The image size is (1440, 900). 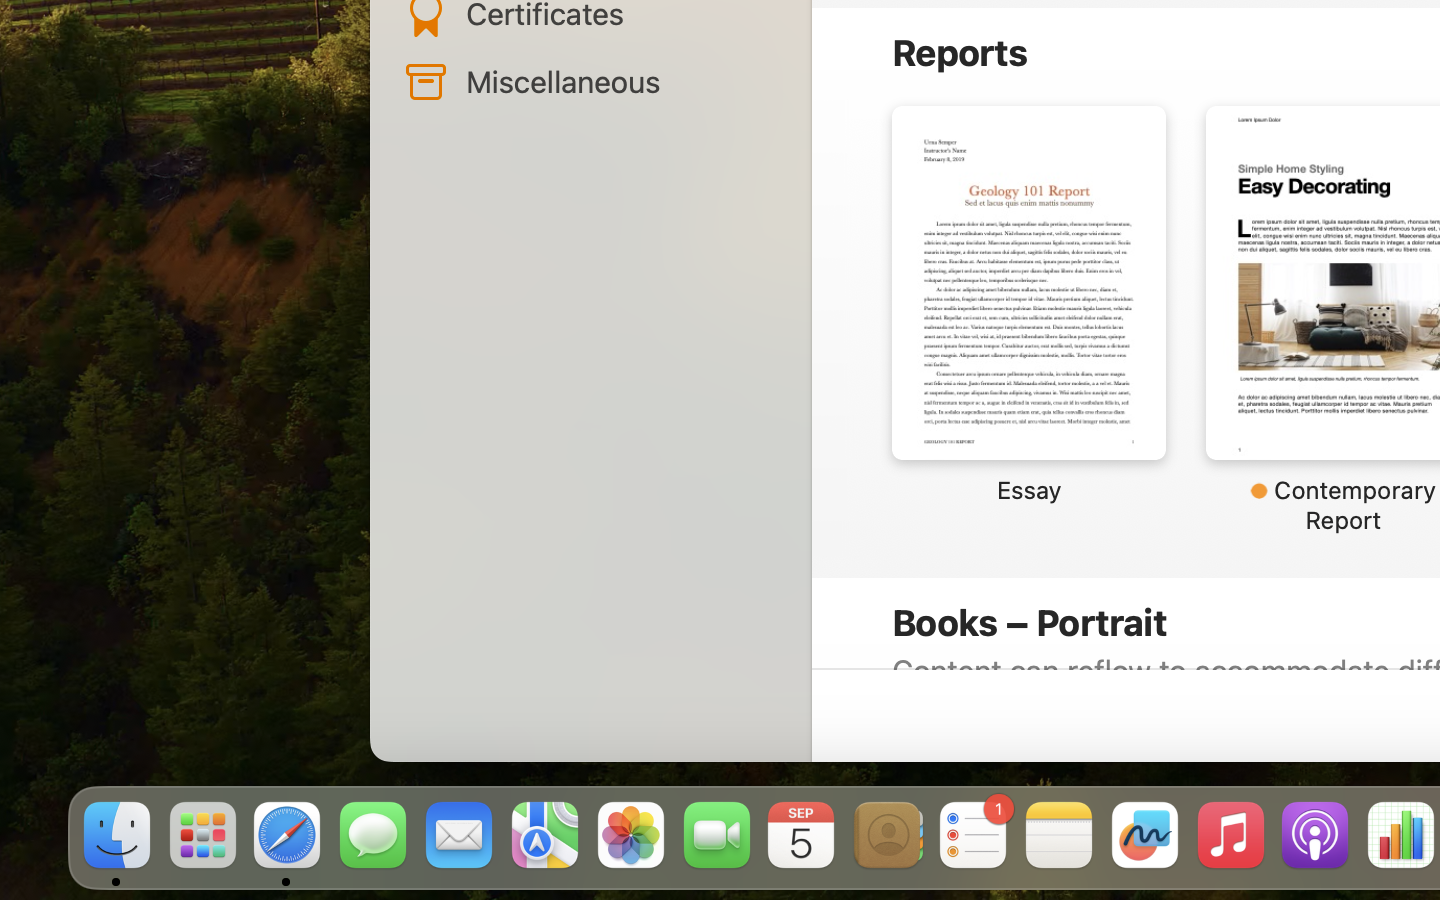 I want to click on 'Miscellaneous', so click(x=619, y=80).